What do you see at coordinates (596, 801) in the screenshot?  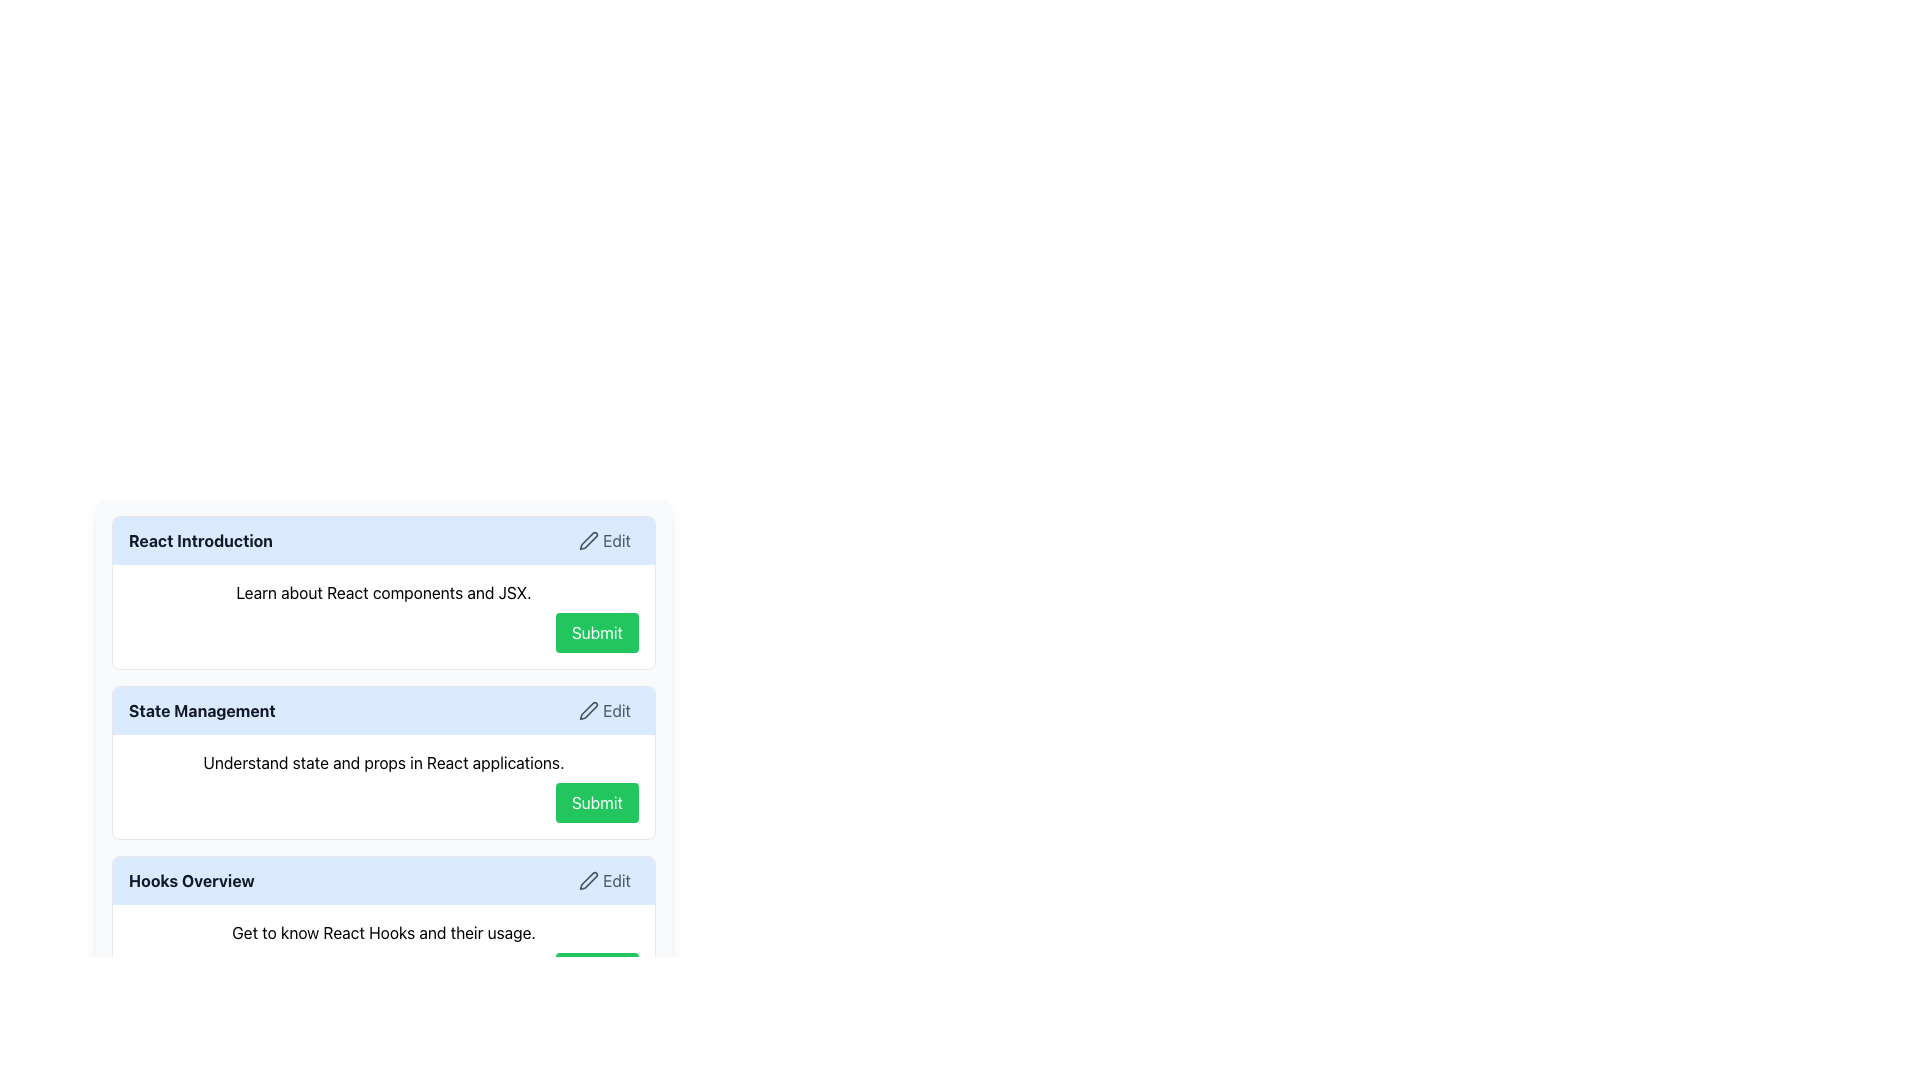 I see `the 'Submit' button with a green background and white bold text` at bounding box center [596, 801].